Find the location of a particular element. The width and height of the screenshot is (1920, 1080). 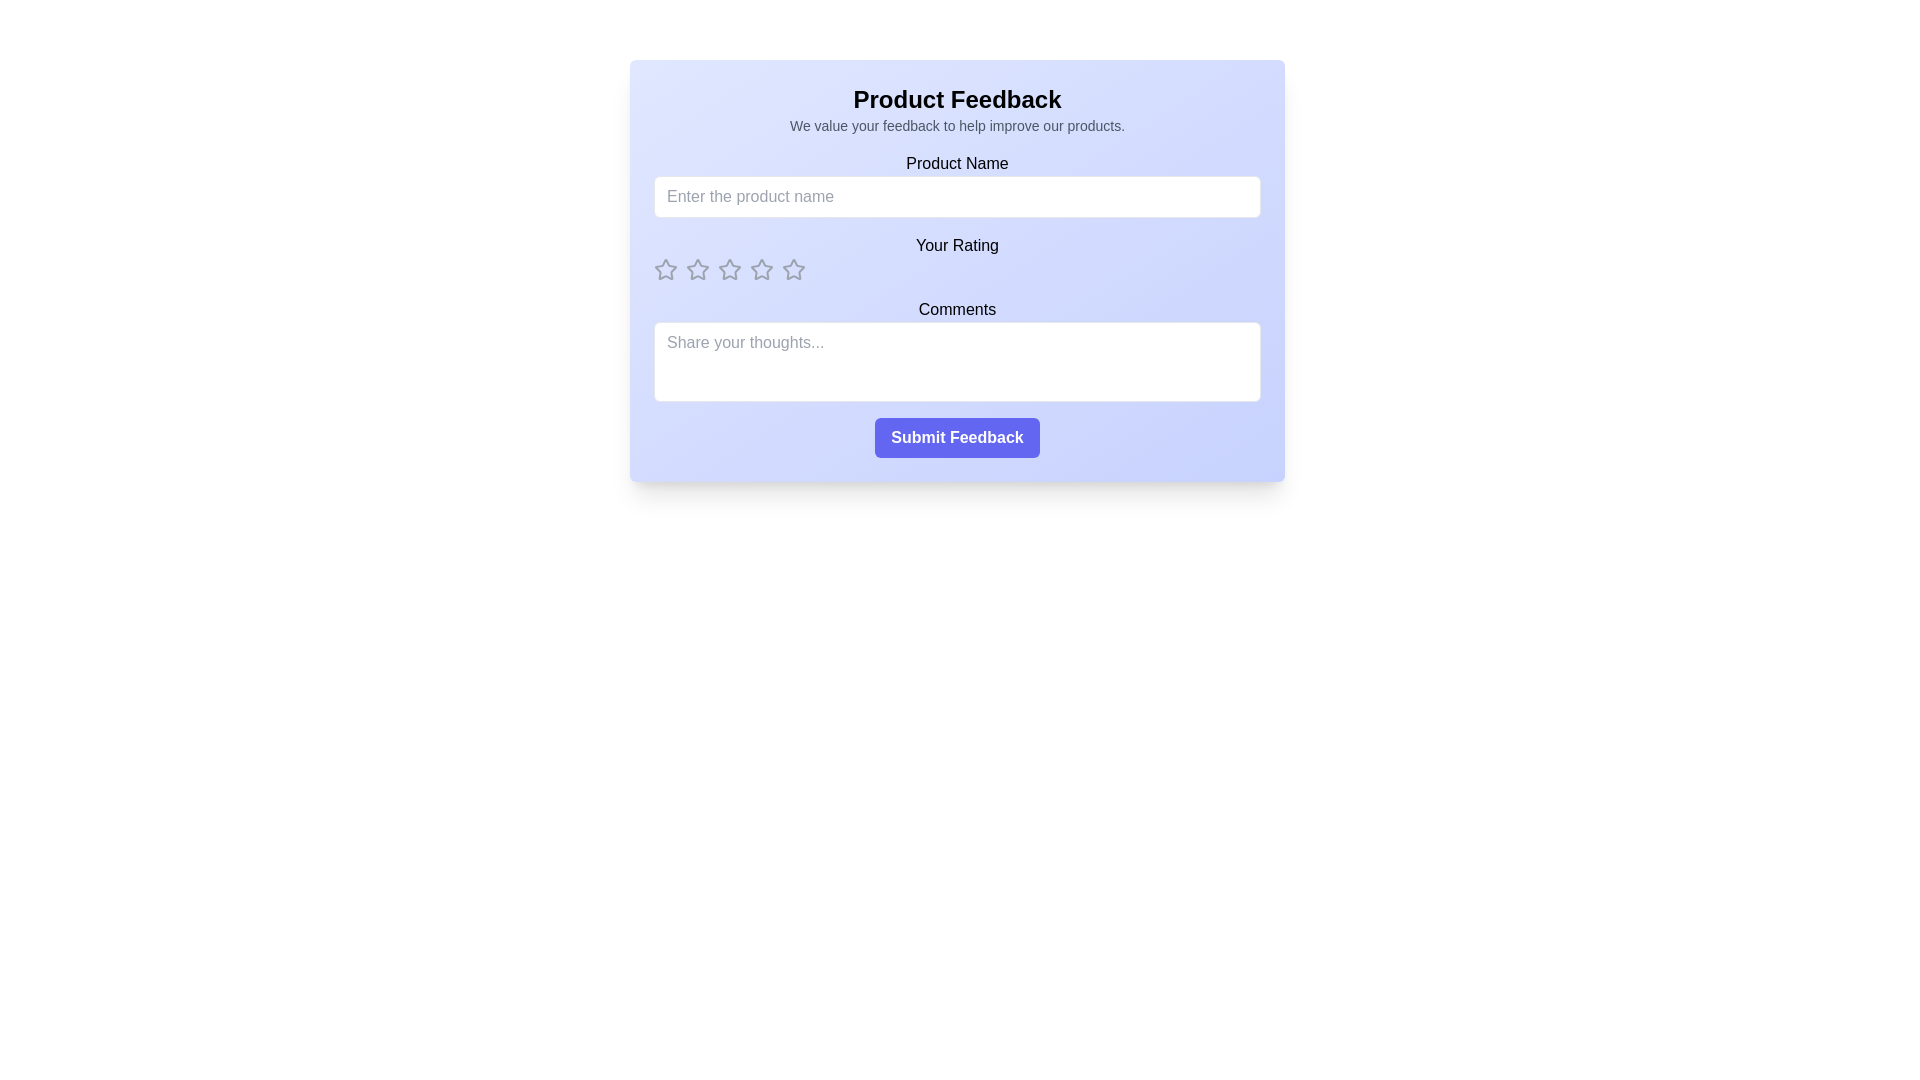

the 'Submit Feedback' button, which is a rectangular button with white, bold text on a blue background, located at the bottom of the feedback form is located at coordinates (956, 437).